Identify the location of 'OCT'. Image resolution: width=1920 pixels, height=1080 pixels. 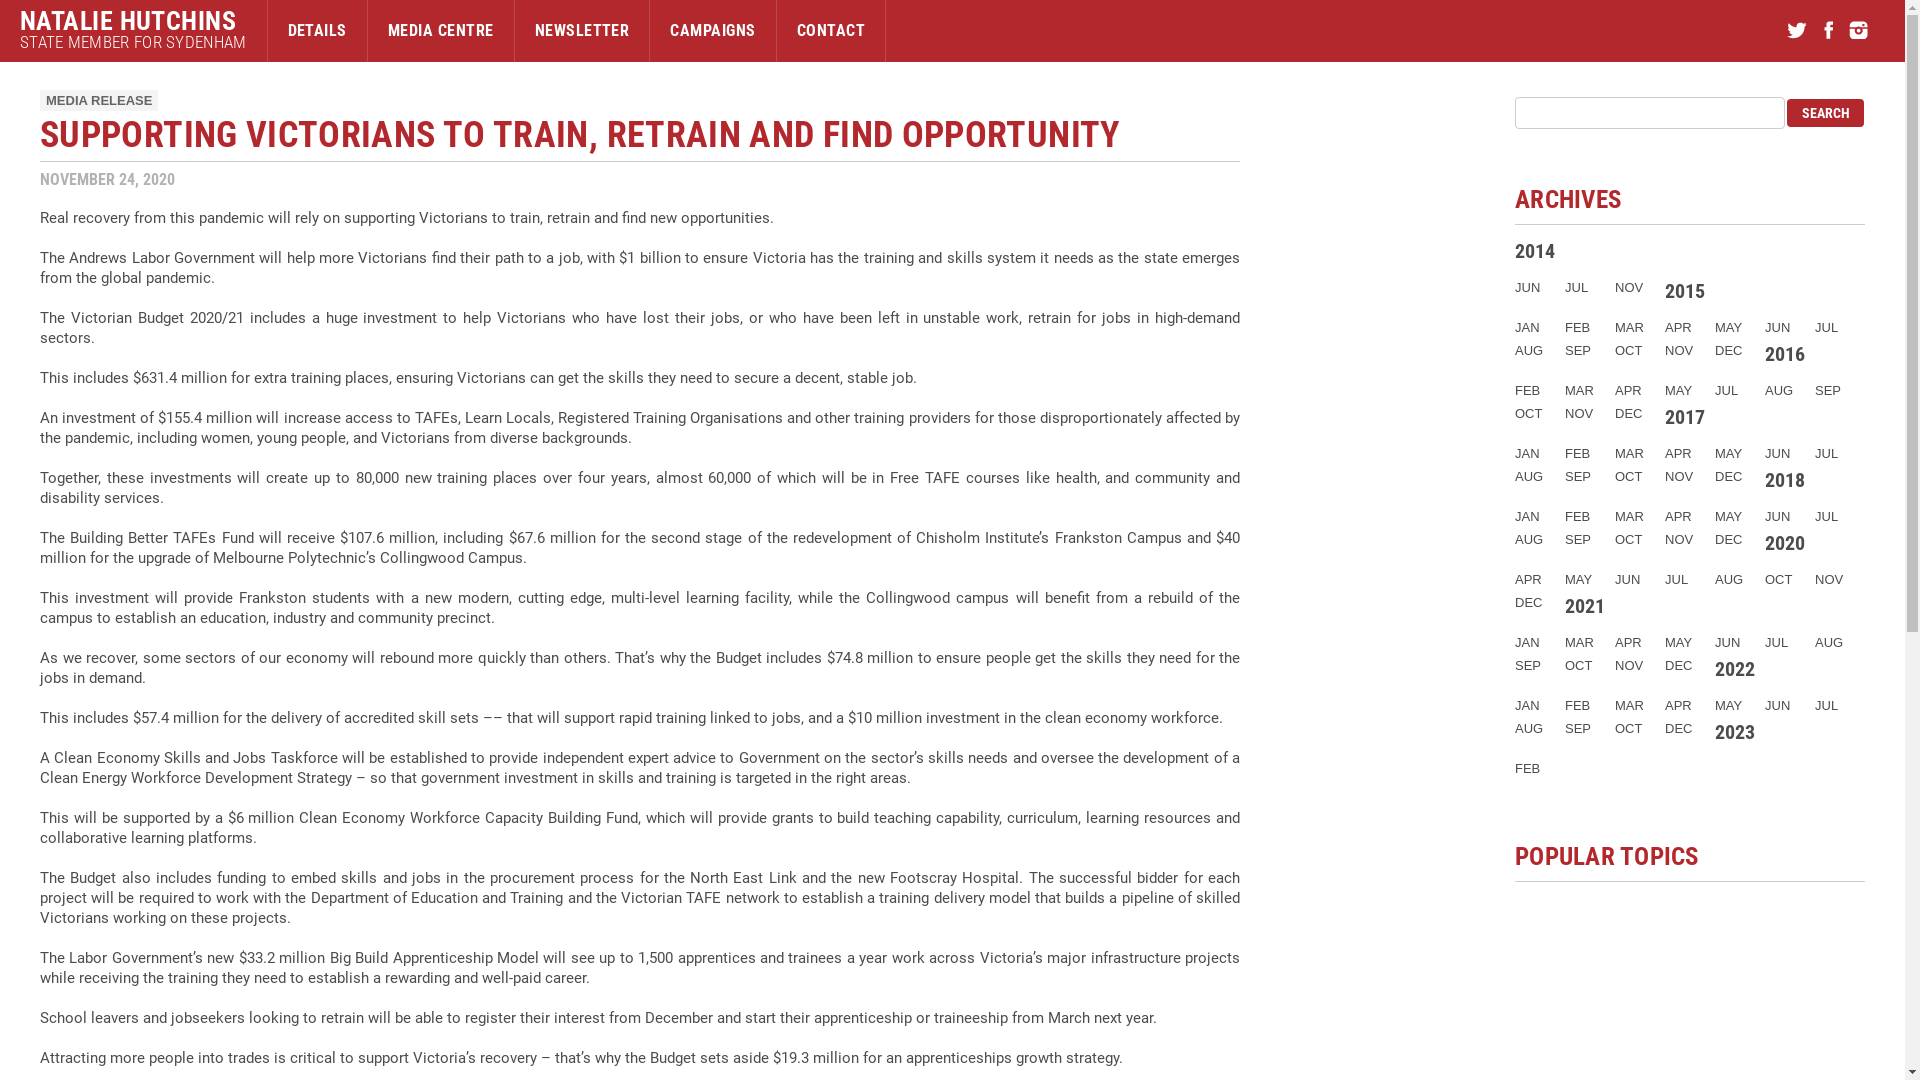
(1628, 349).